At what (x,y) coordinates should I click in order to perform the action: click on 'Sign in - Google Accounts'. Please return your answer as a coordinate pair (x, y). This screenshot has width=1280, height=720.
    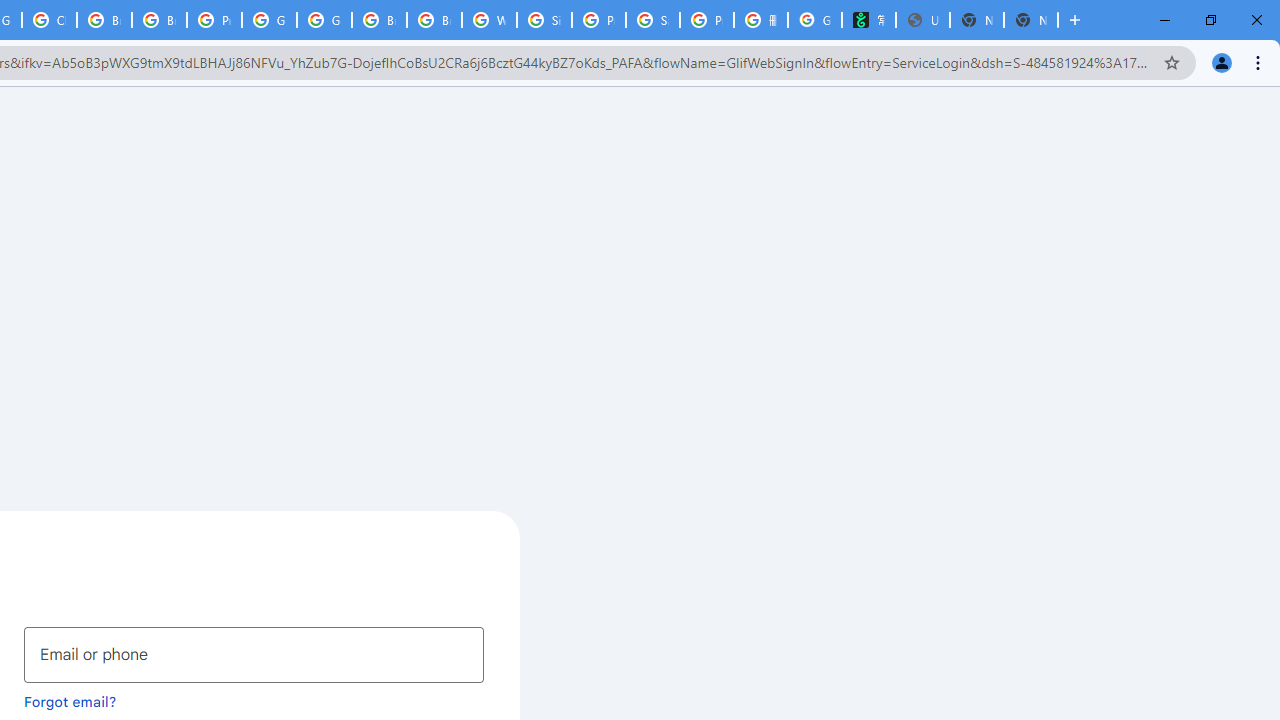
    Looking at the image, I should click on (544, 20).